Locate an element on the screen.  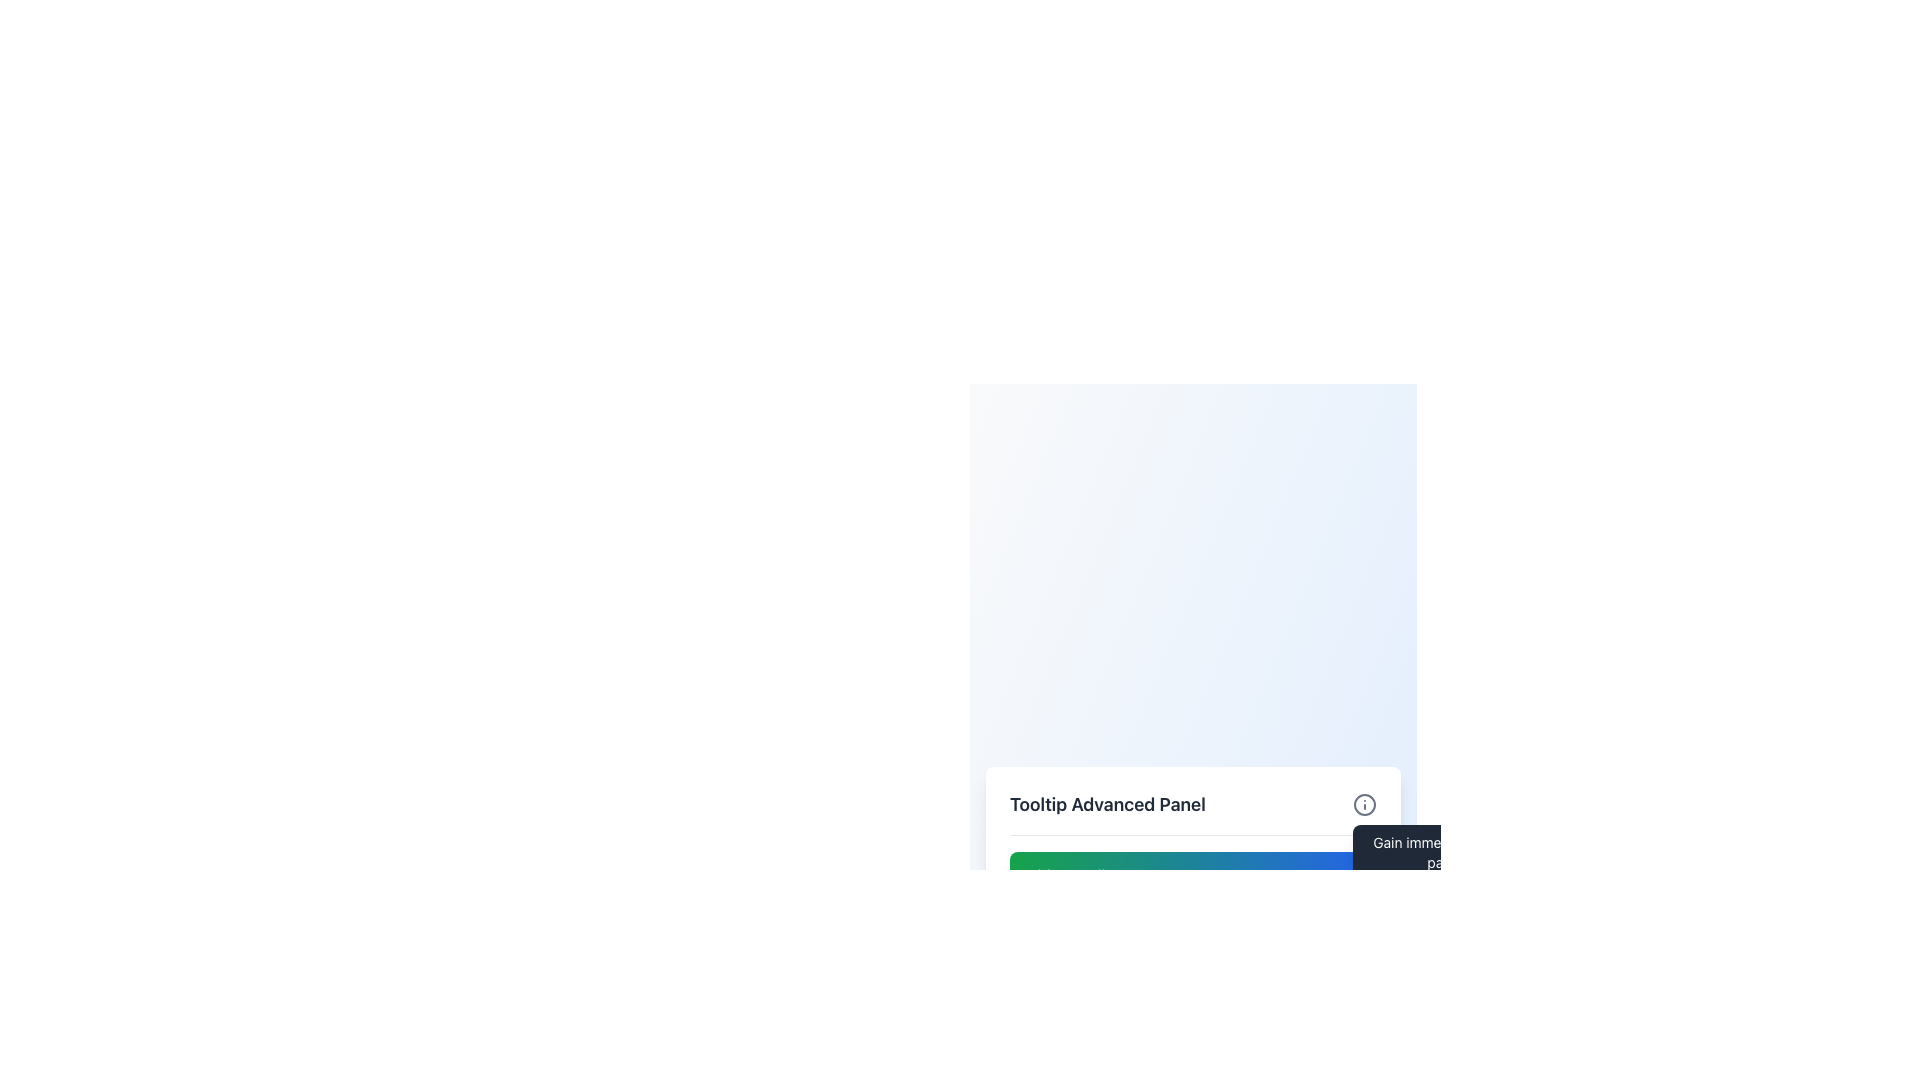
the Tooltip trigger icon located at the top right corner of the 'Tooltip Advanced Panel' is located at coordinates (1363, 804).